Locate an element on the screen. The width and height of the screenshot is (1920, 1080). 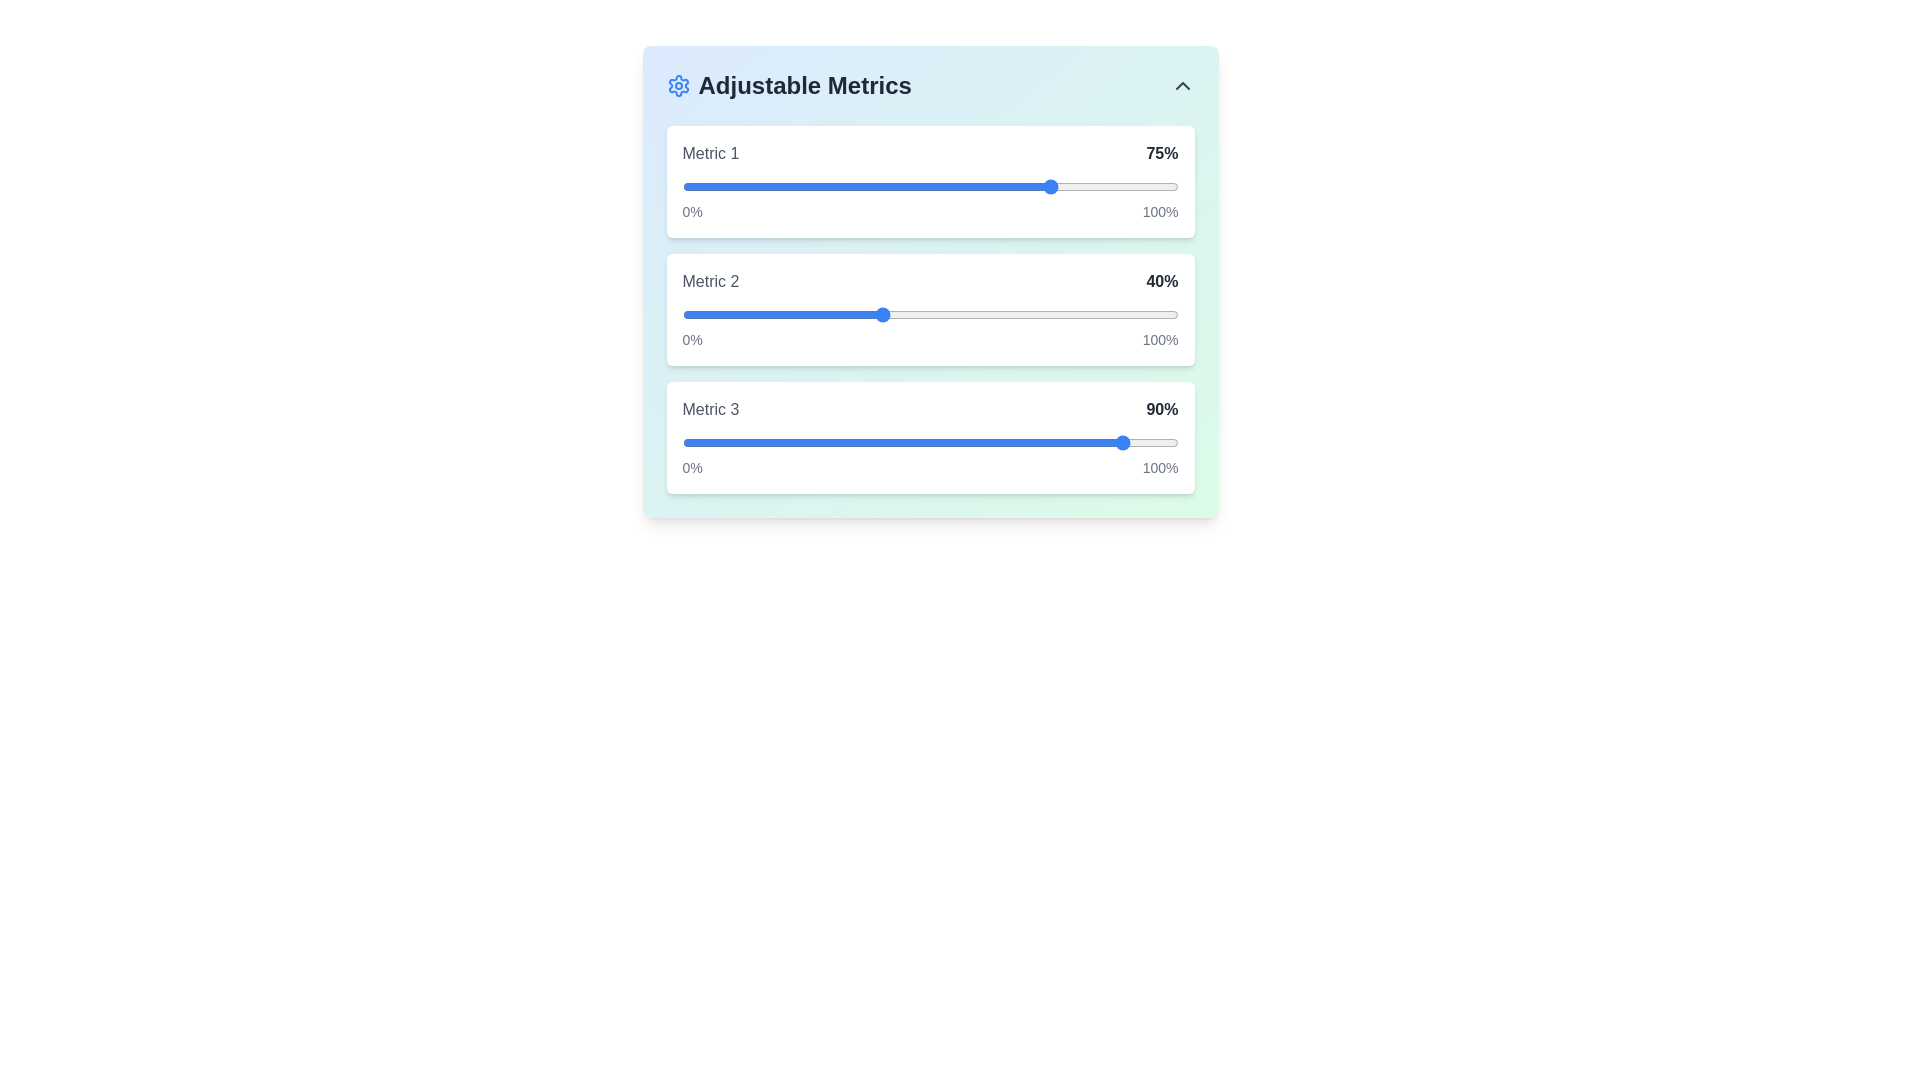
the slider element for 'Metric 3' is located at coordinates (929, 437).